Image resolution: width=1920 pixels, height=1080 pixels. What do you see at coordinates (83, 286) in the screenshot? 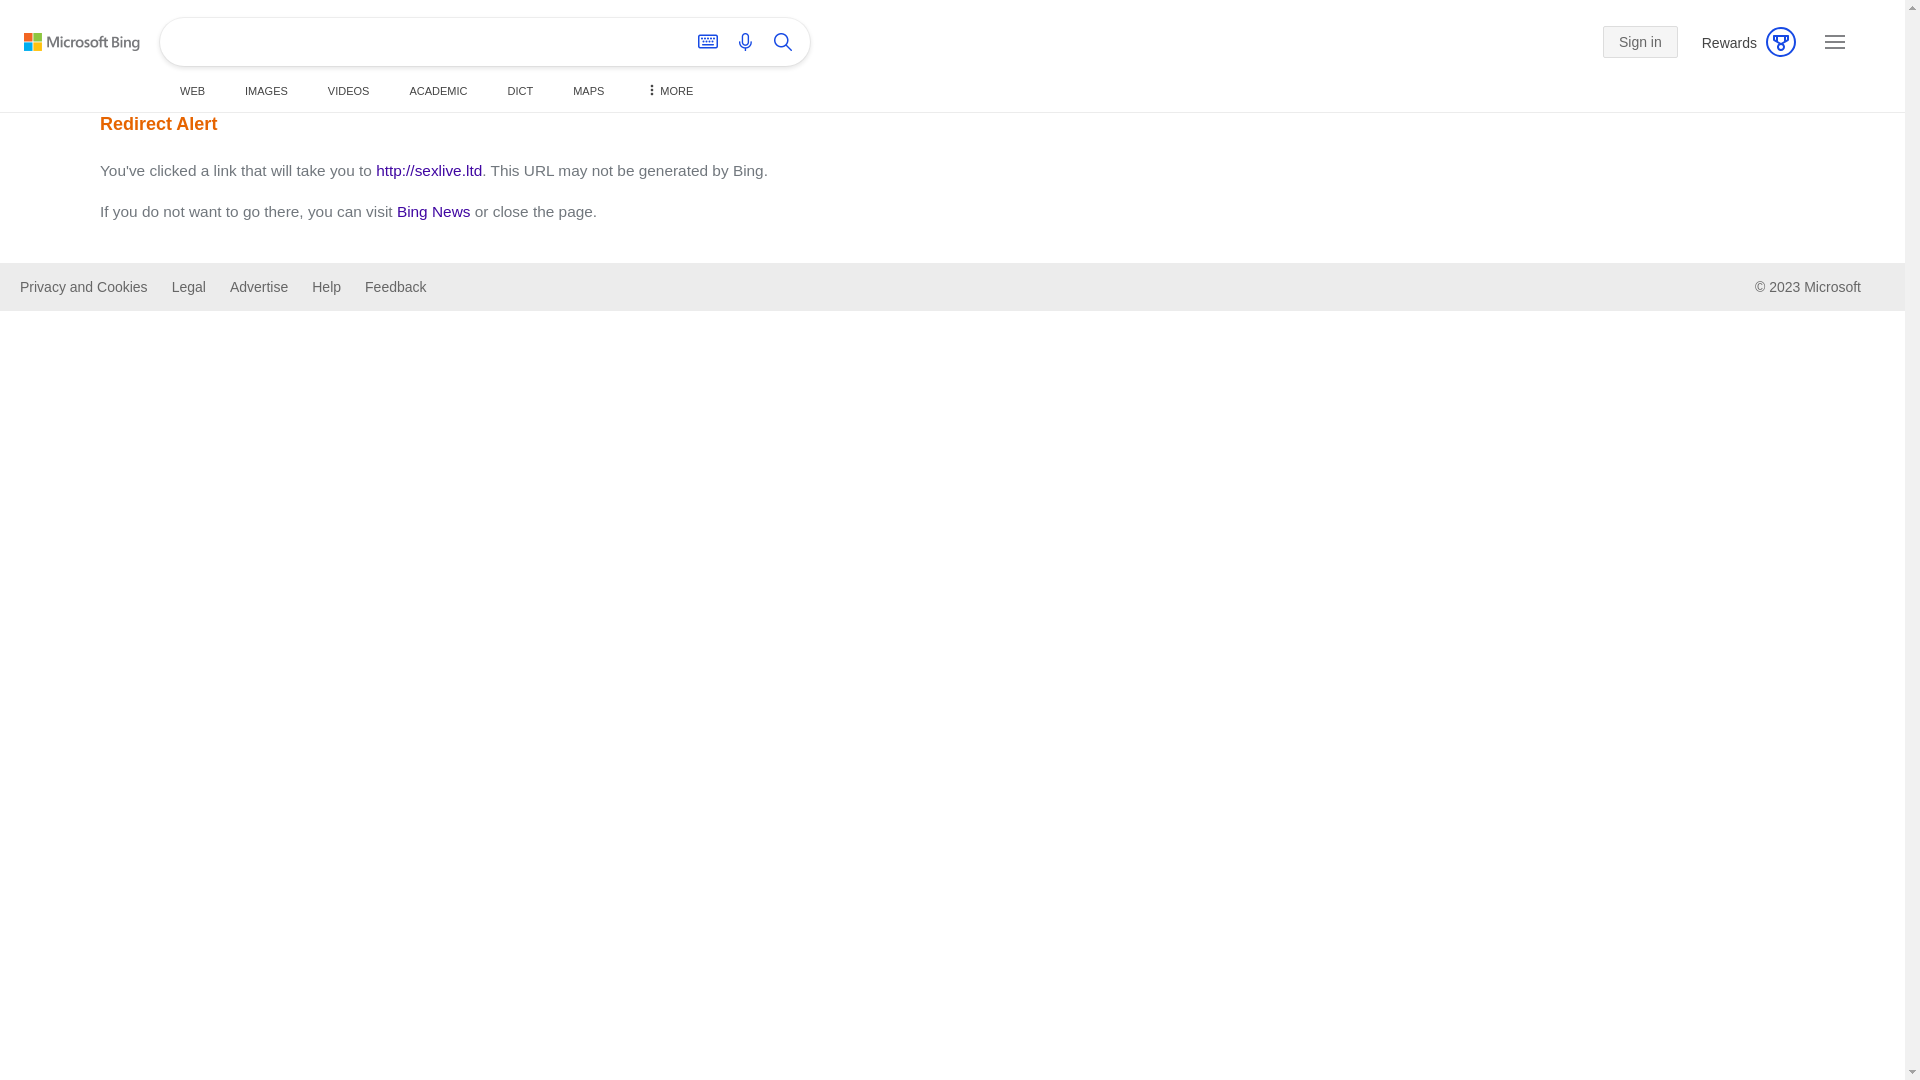
I see `'Privacy and Cookies'` at bounding box center [83, 286].